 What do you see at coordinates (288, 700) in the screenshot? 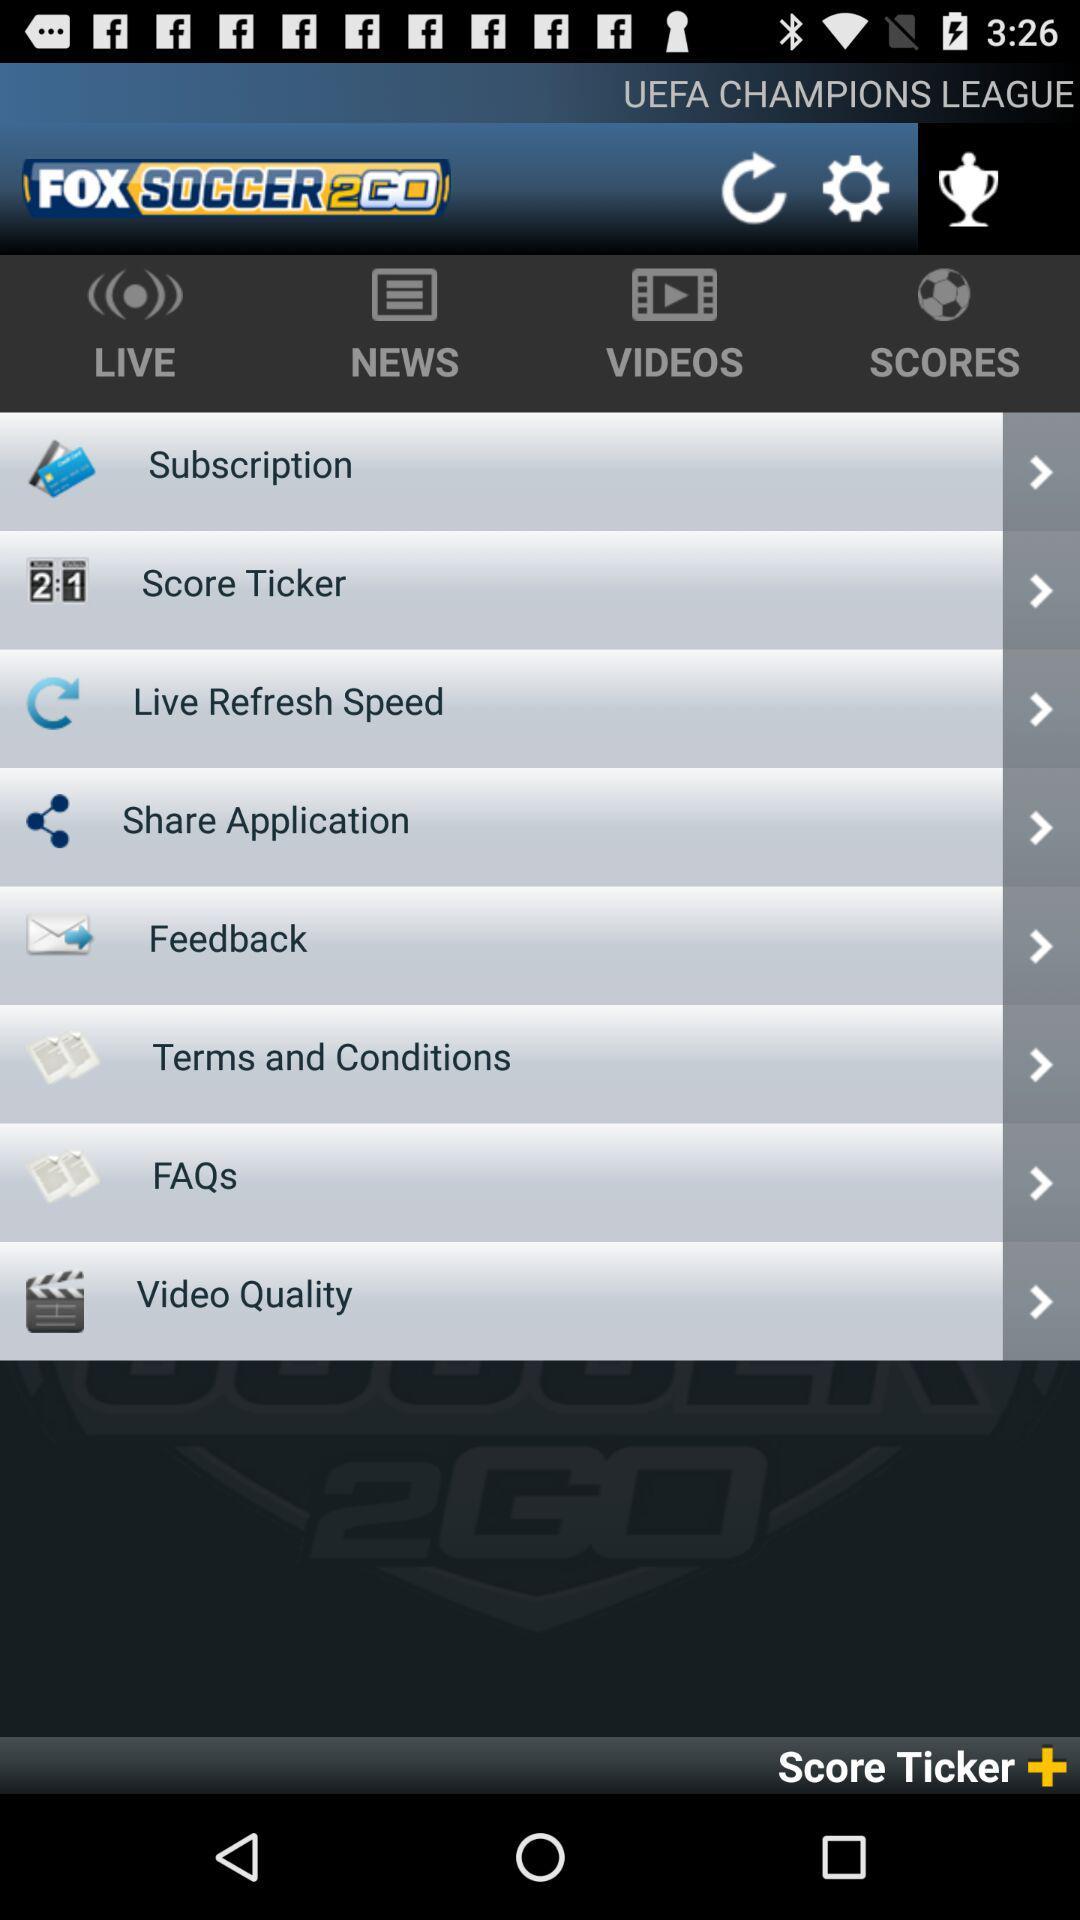
I see `live refresh speed app` at bounding box center [288, 700].